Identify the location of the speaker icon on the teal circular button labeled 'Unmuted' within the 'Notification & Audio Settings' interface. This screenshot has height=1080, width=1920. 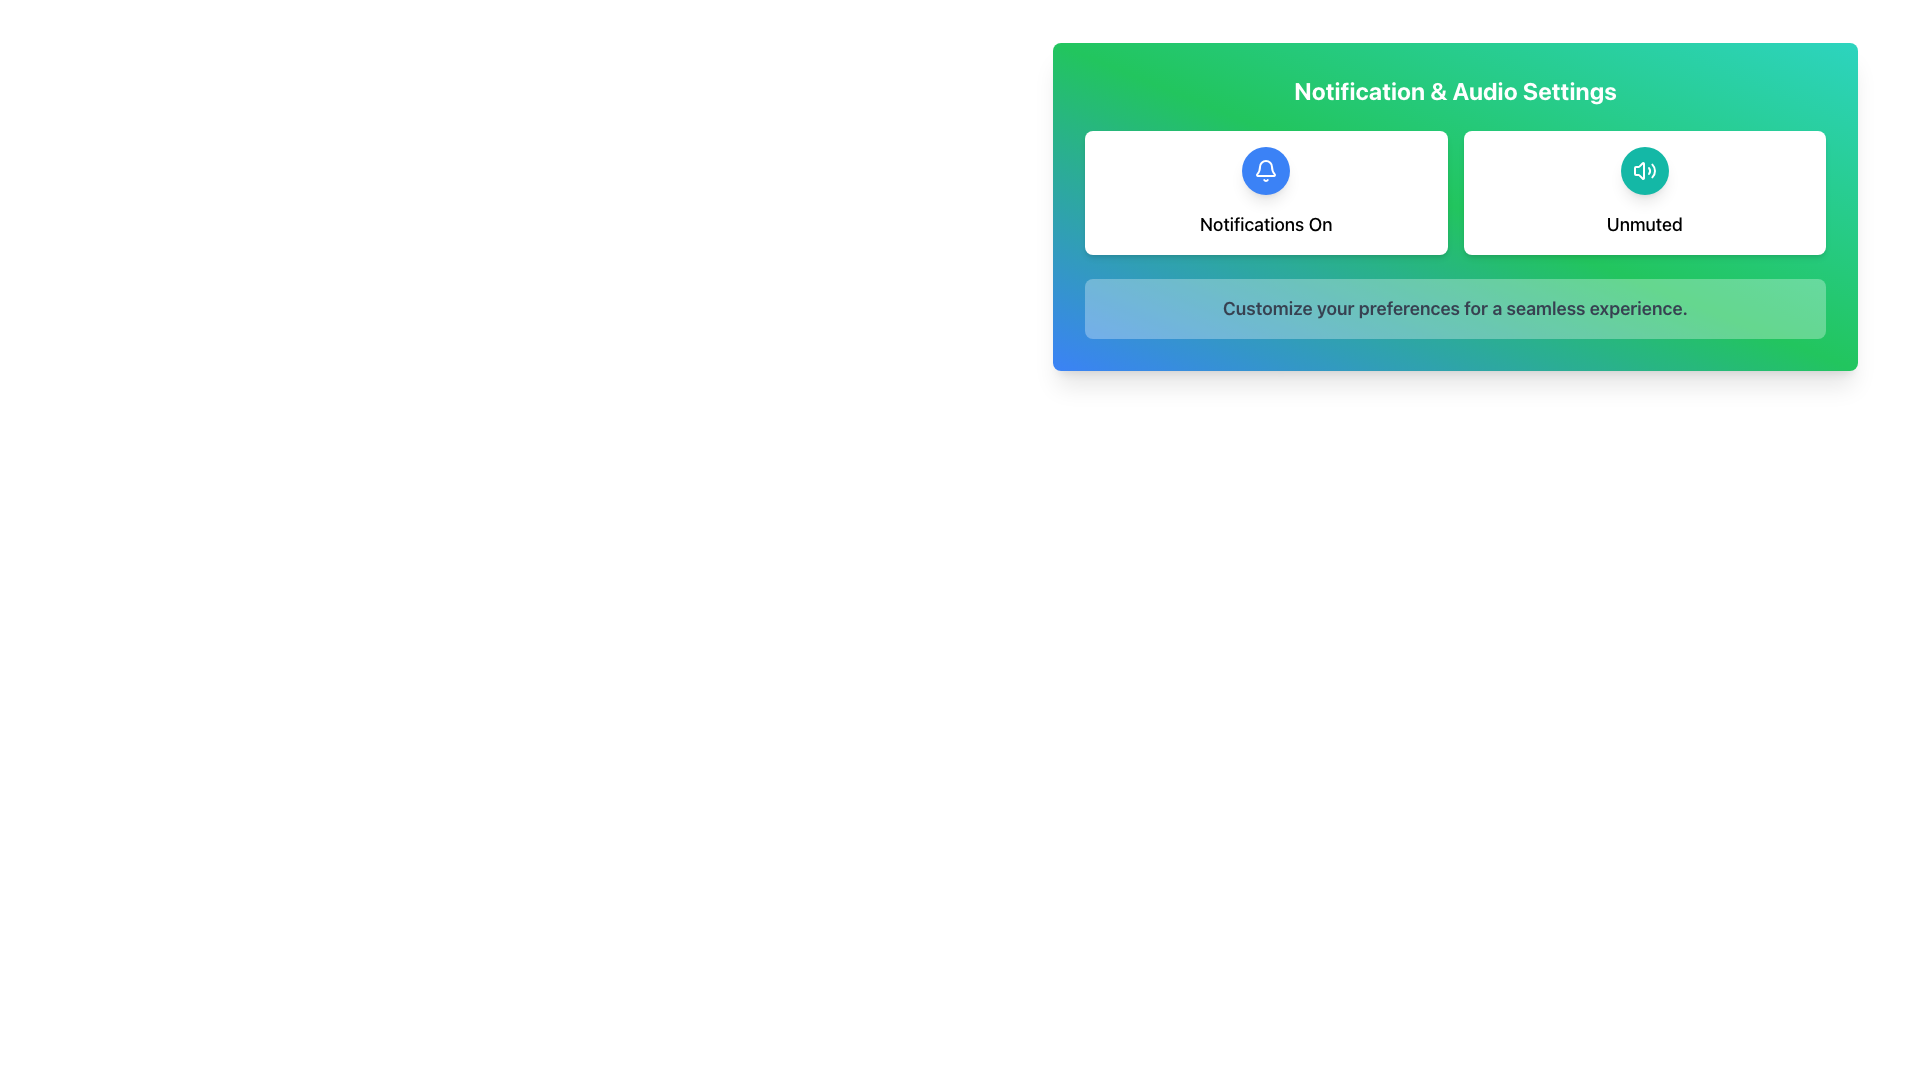
(1644, 169).